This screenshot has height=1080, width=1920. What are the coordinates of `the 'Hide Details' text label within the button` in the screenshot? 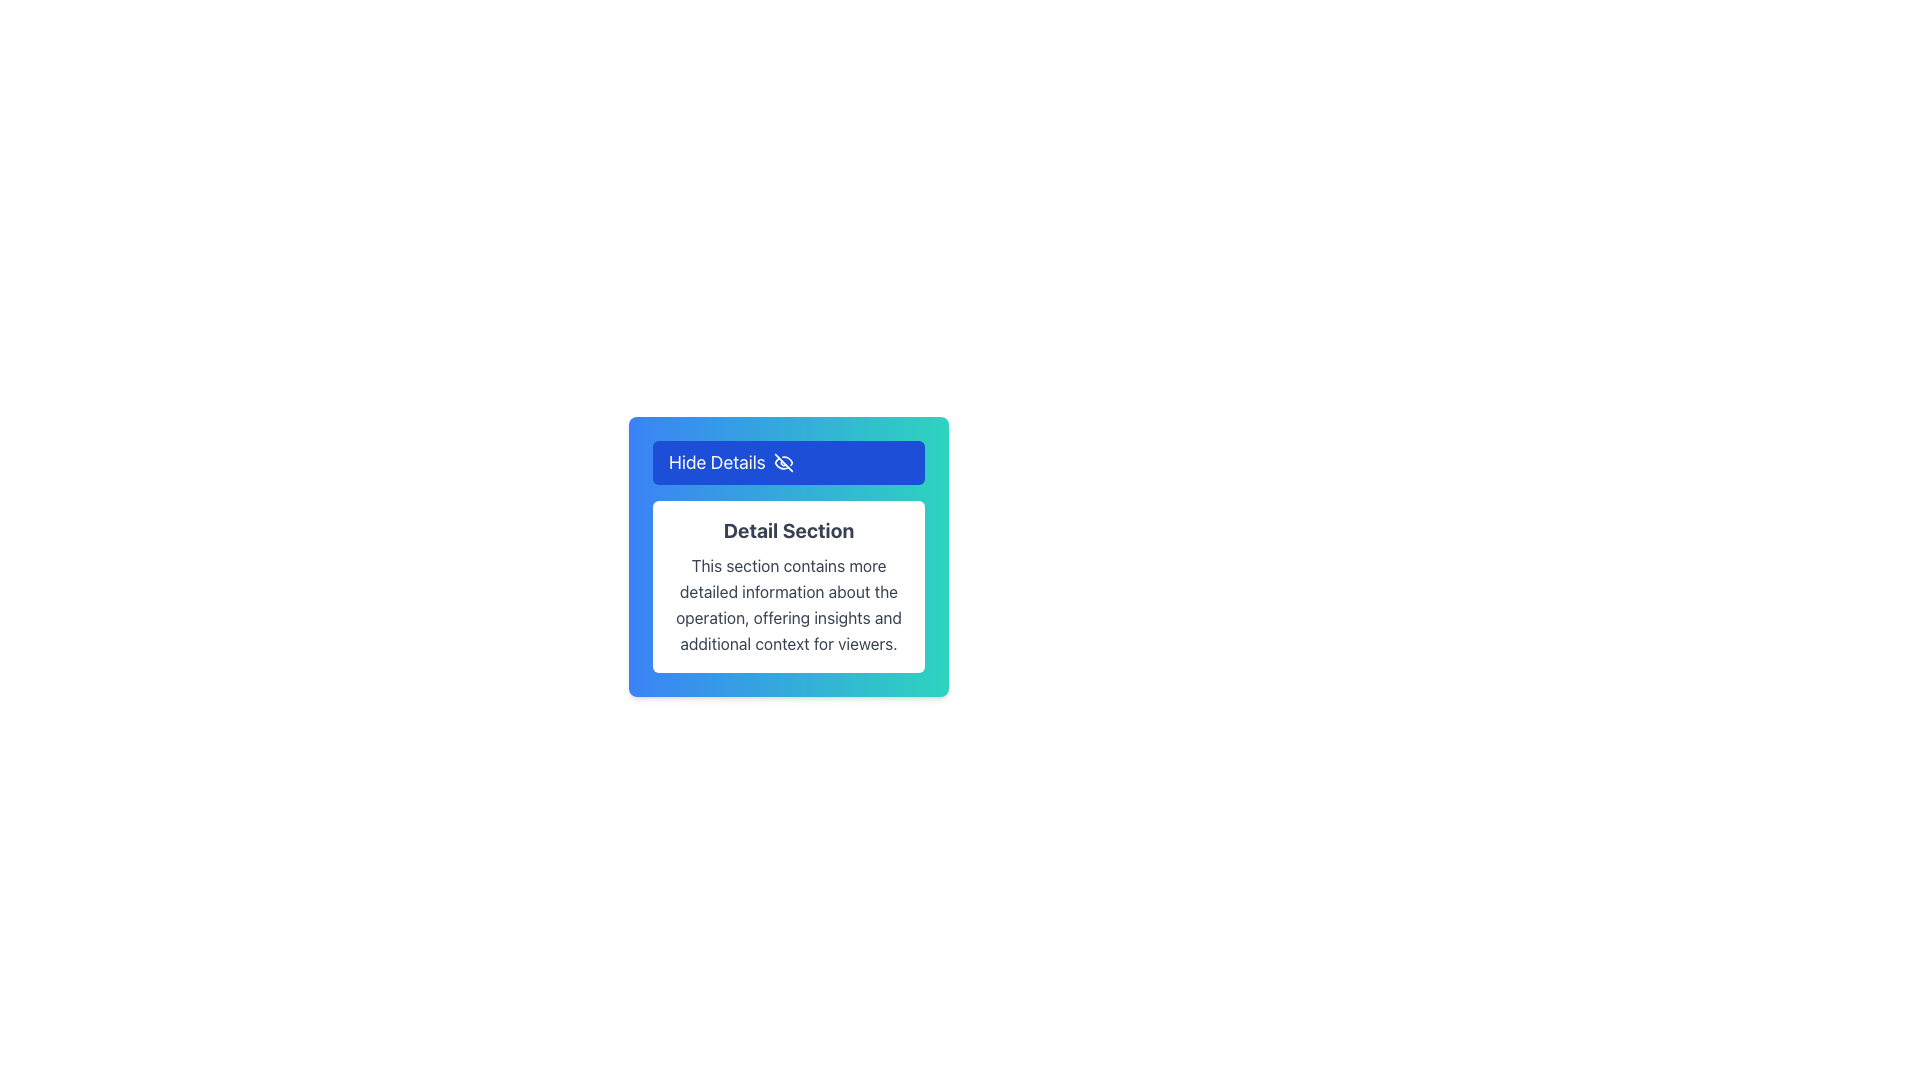 It's located at (717, 462).